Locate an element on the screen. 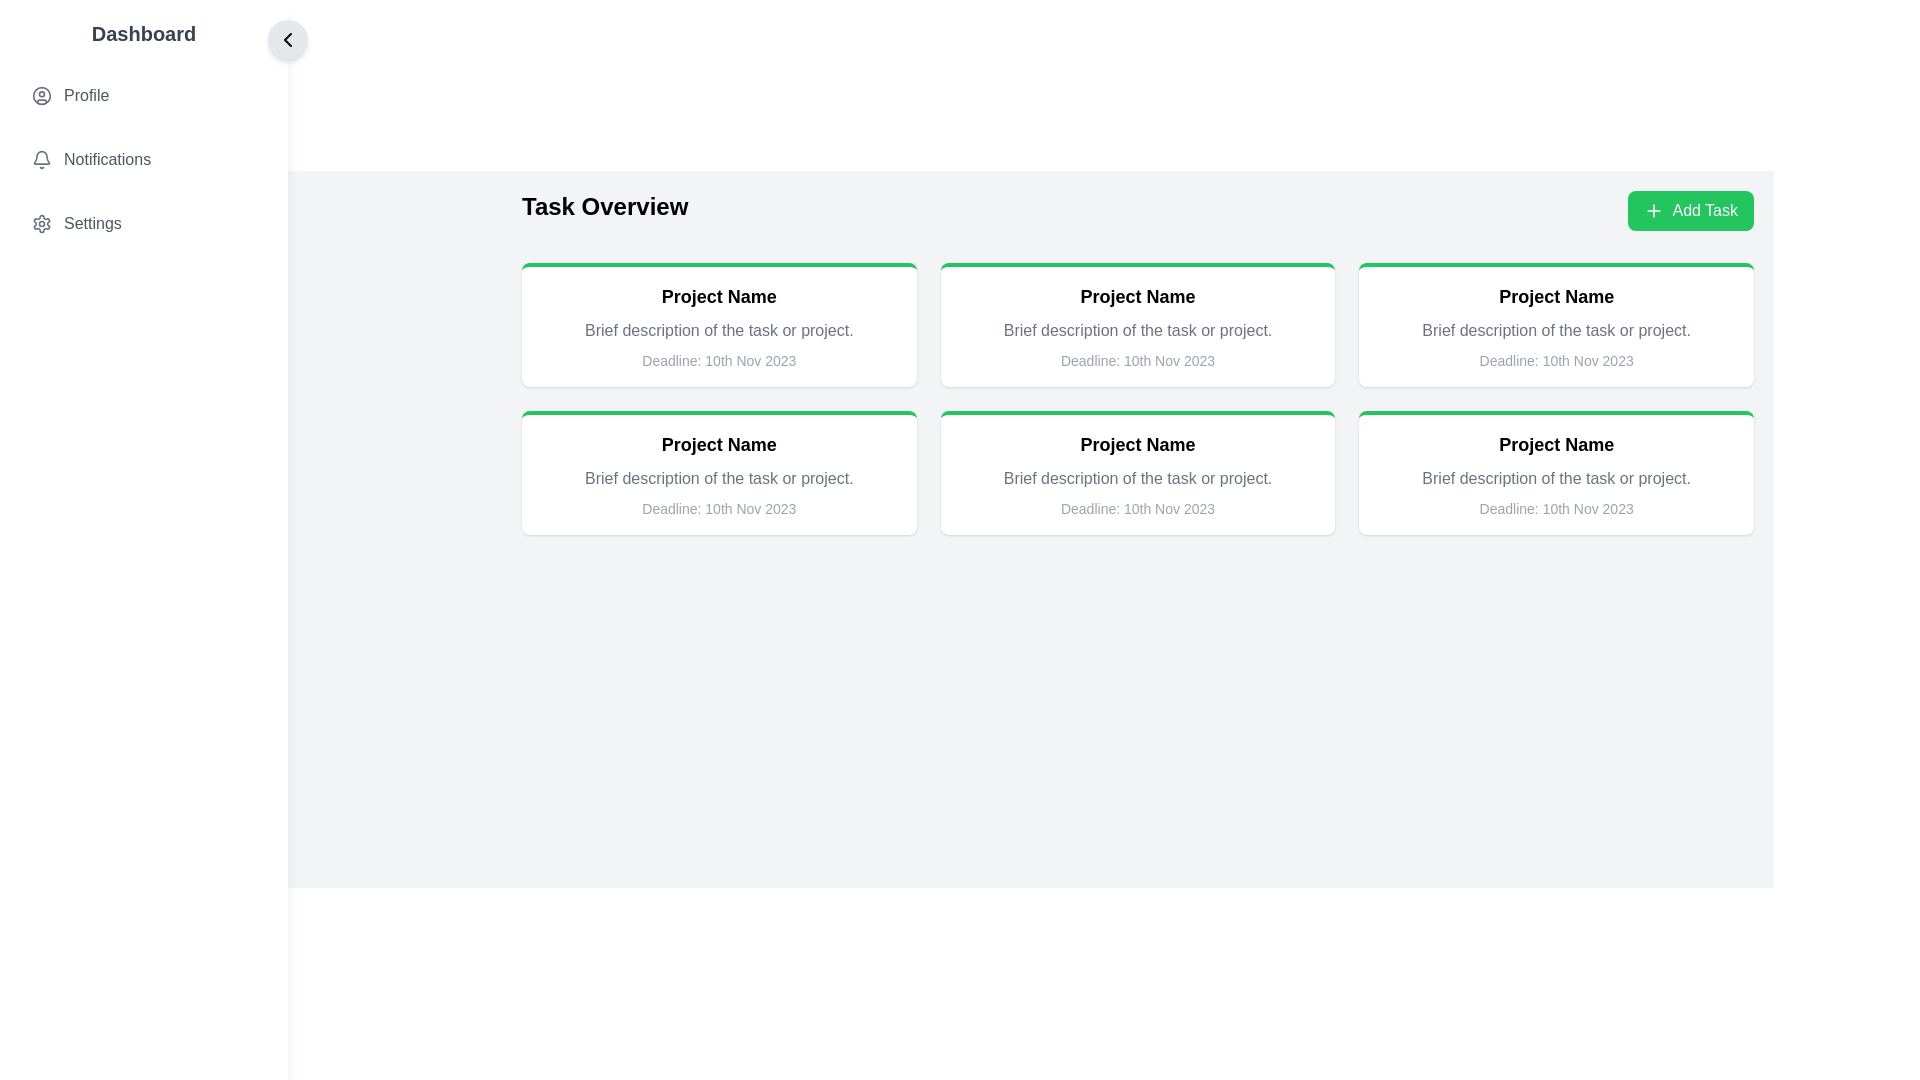 The image size is (1920, 1080). the Card element with a white background, shadow effect, and rounded corners is located at coordinates (1137, 473).